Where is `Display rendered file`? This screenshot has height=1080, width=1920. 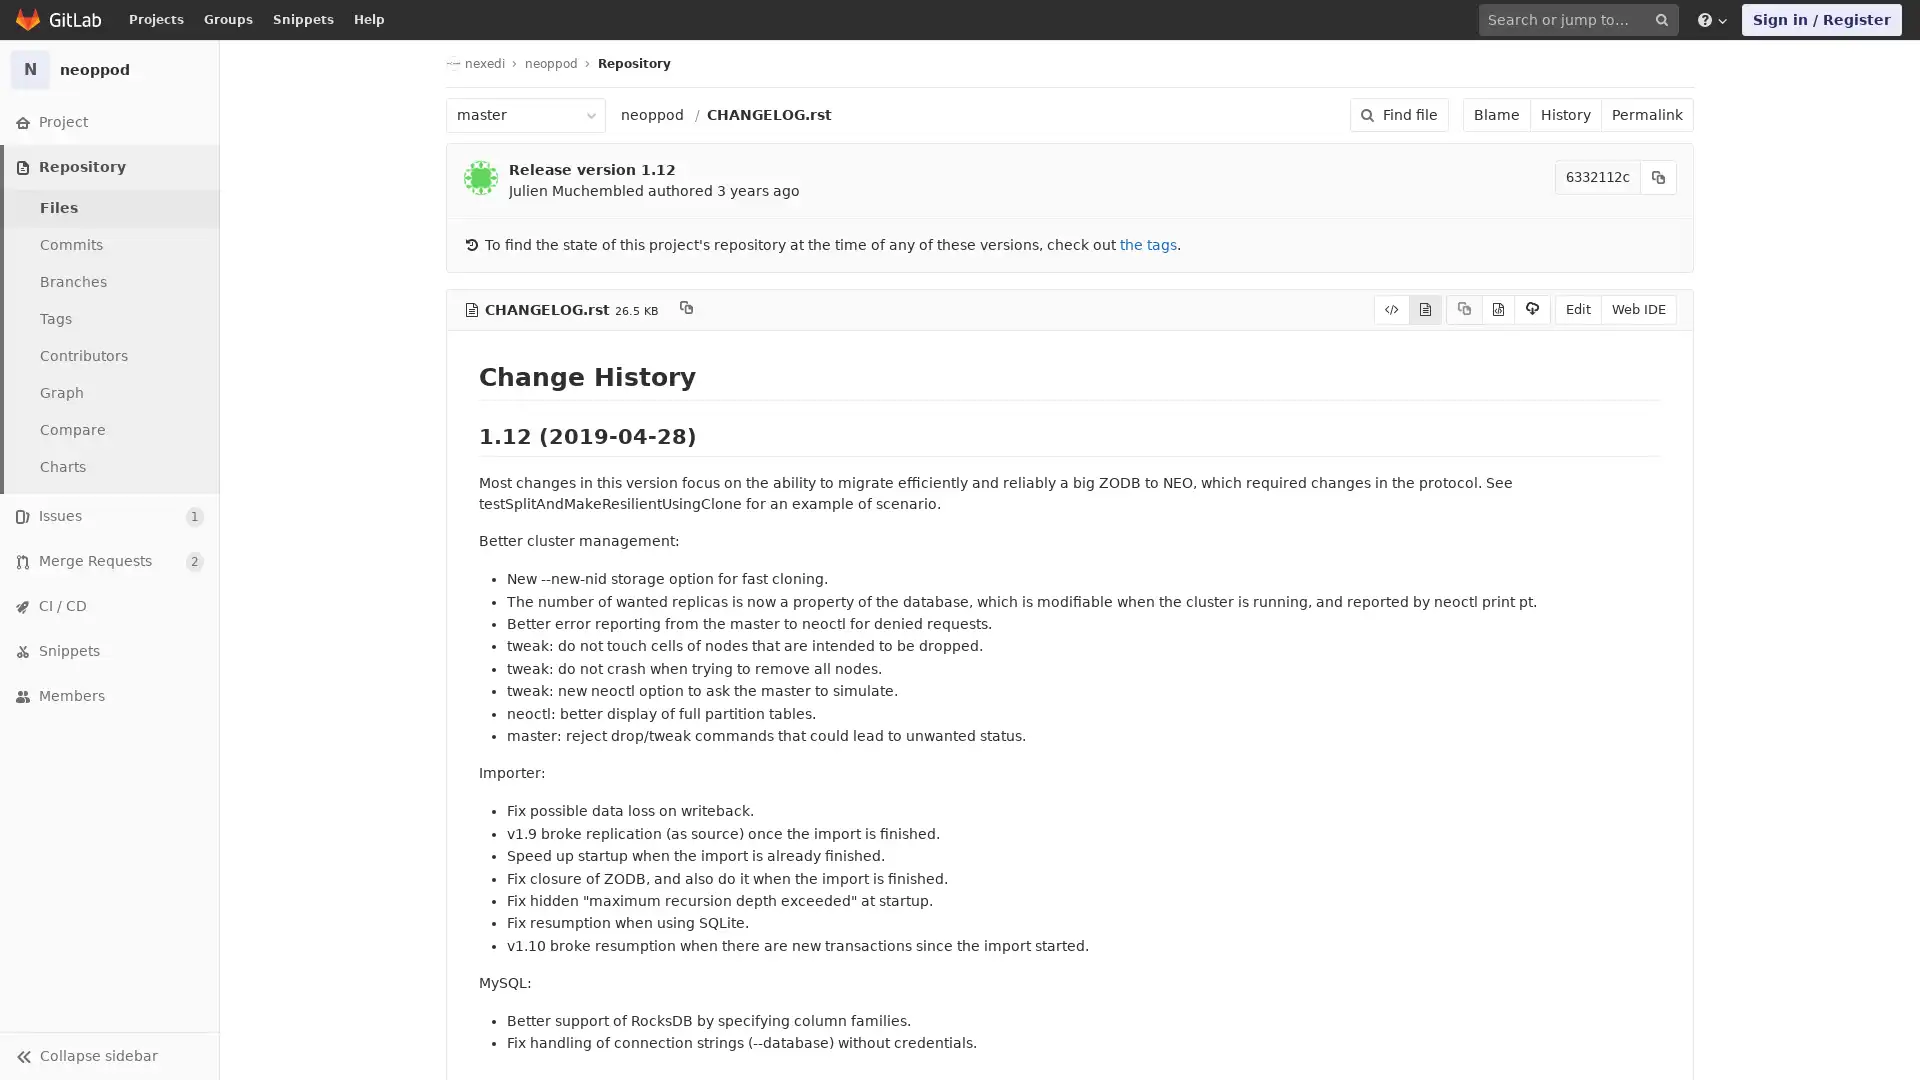 Display rendered file is located at coordinates (1424, 309).